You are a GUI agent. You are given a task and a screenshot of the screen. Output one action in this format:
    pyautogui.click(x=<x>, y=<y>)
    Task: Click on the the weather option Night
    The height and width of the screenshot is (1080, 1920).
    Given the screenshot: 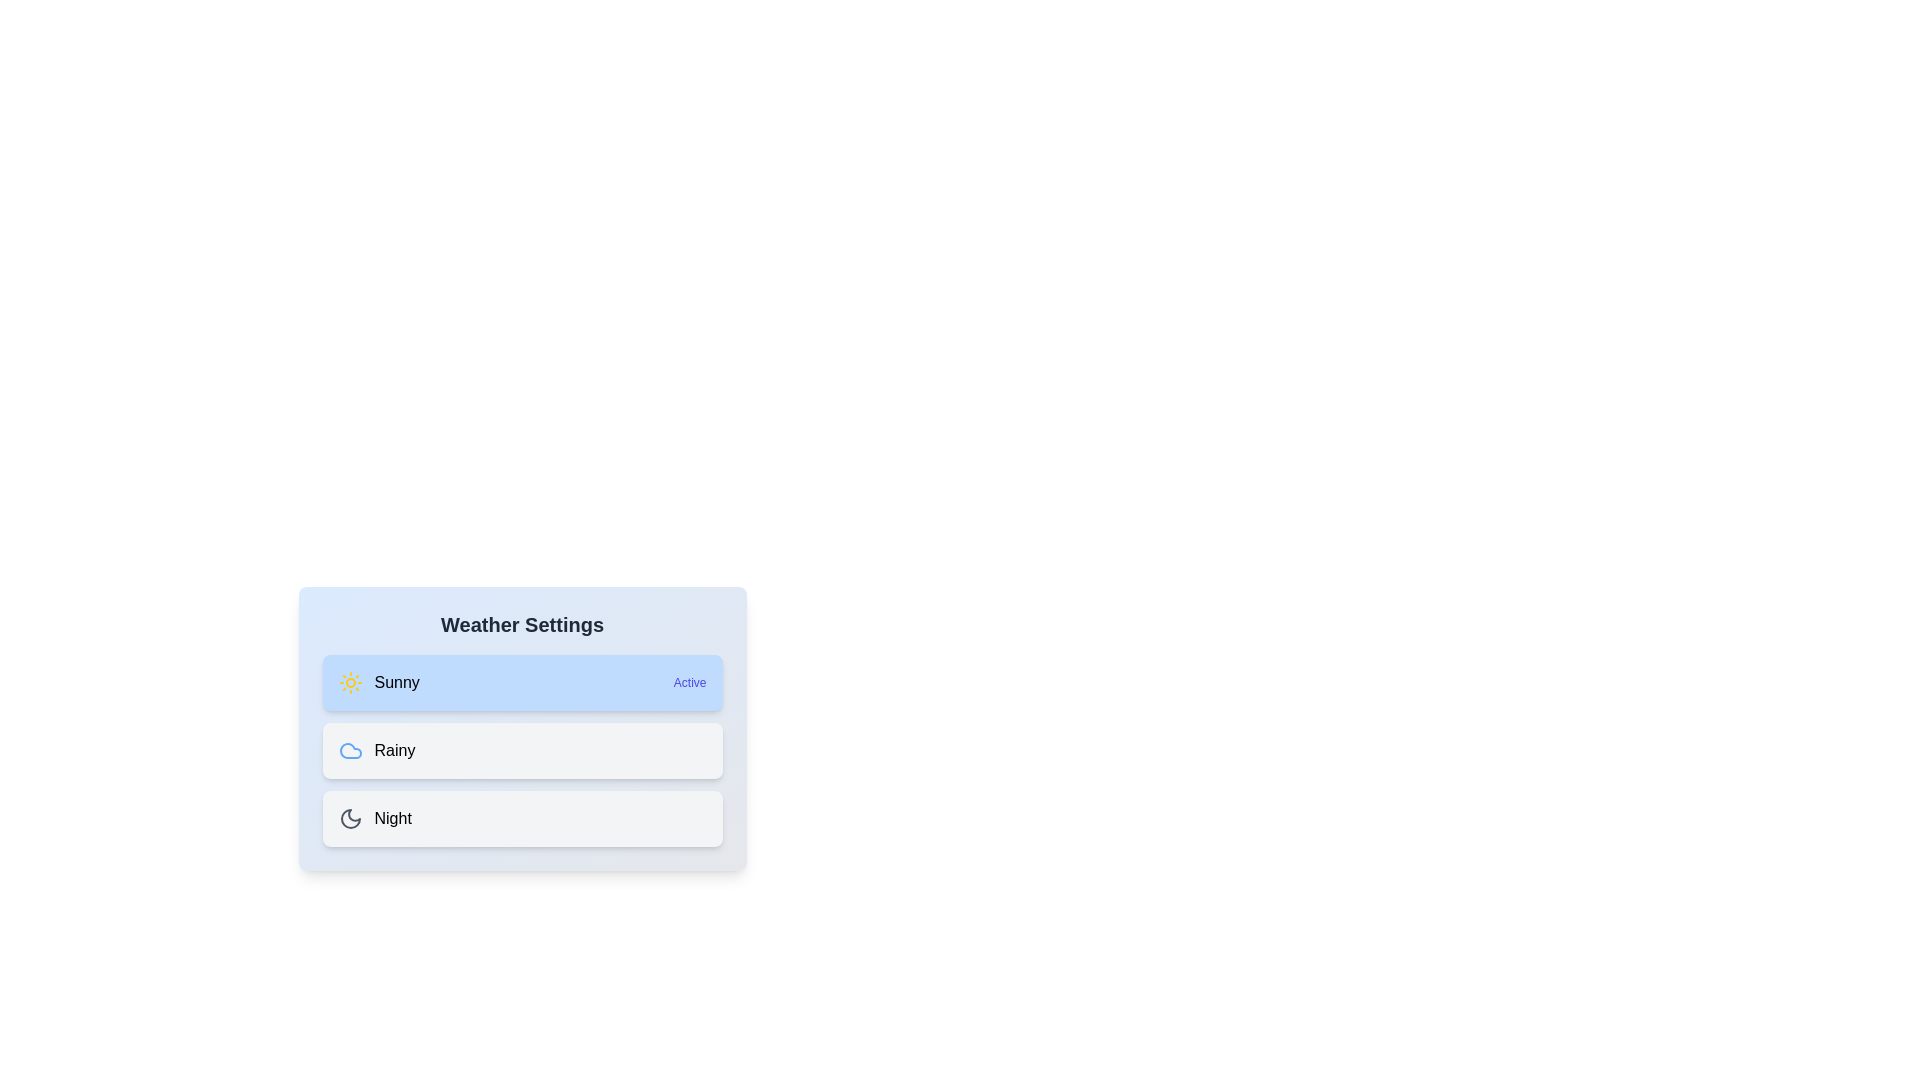 What is the action you would take?
    pyautogui.click(x=522, y=818)
    